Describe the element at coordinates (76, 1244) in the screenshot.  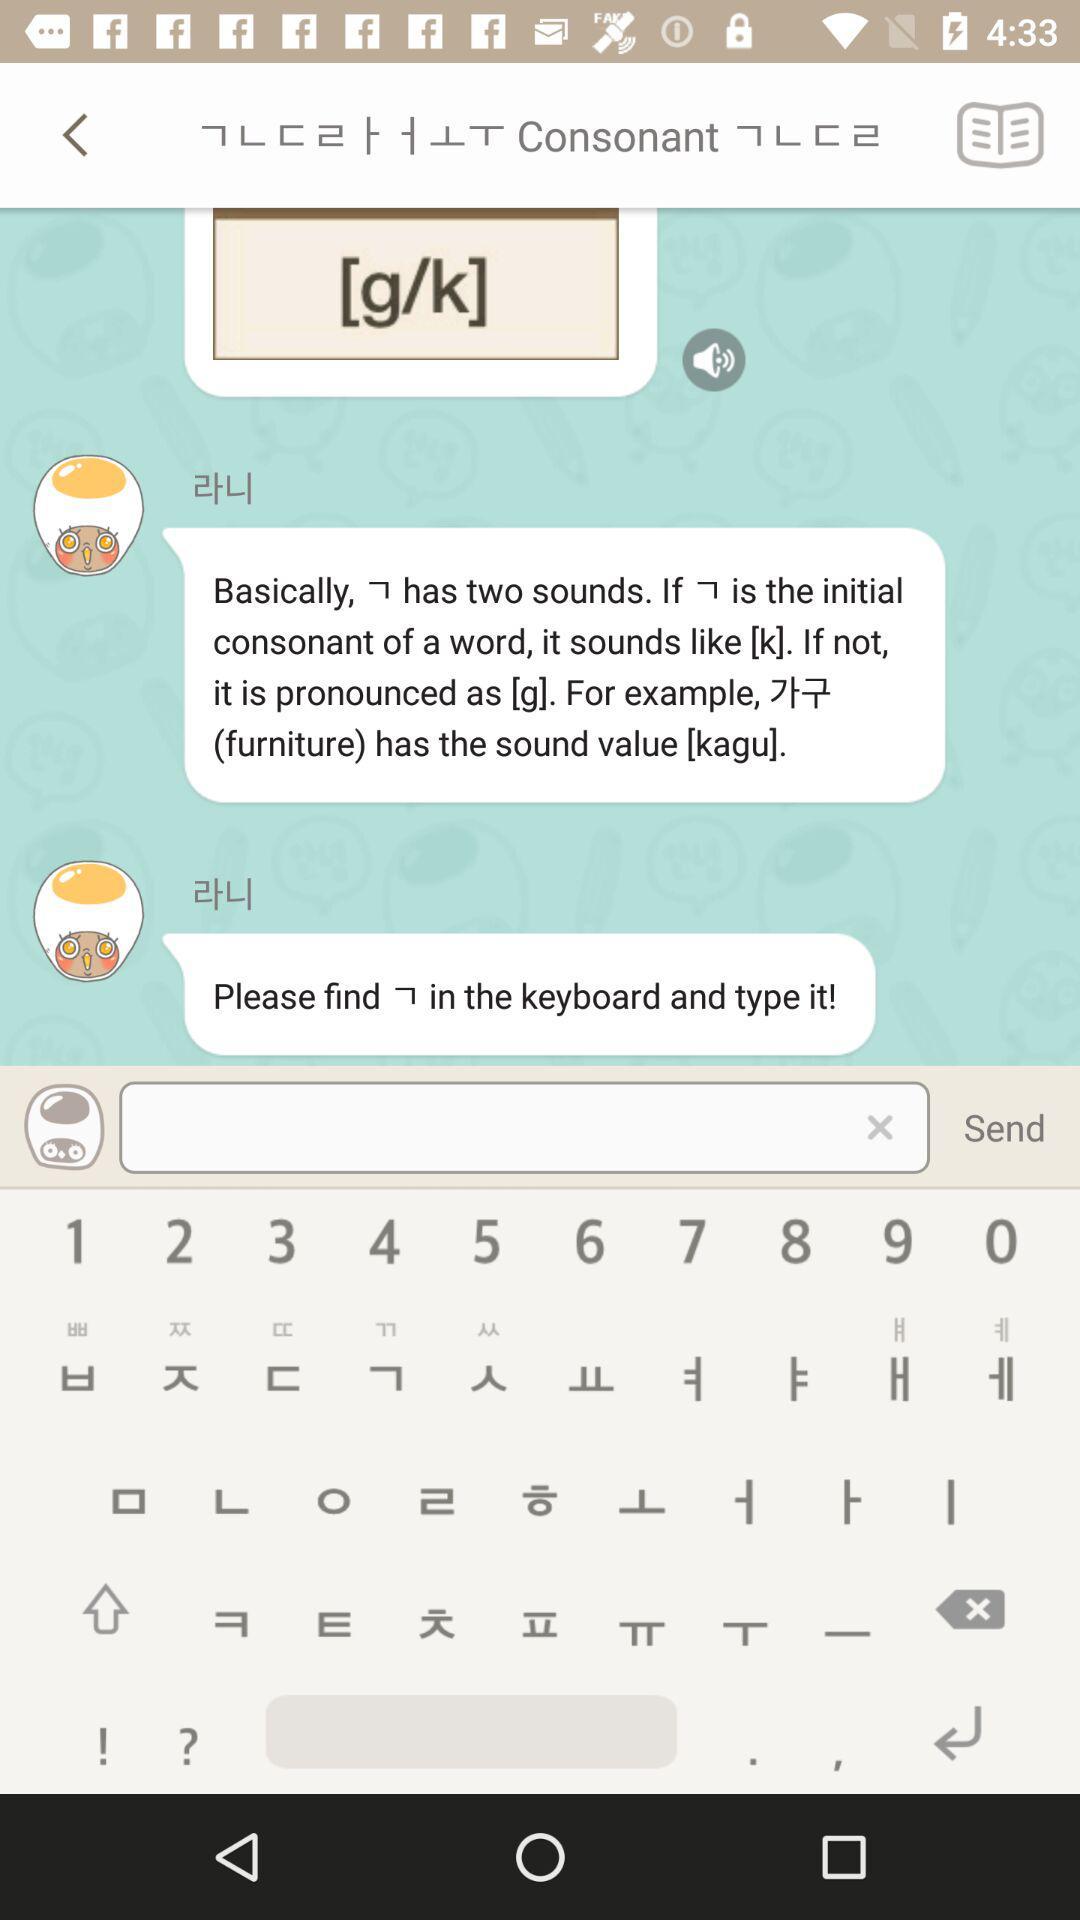
I see `the info icon` at that location.